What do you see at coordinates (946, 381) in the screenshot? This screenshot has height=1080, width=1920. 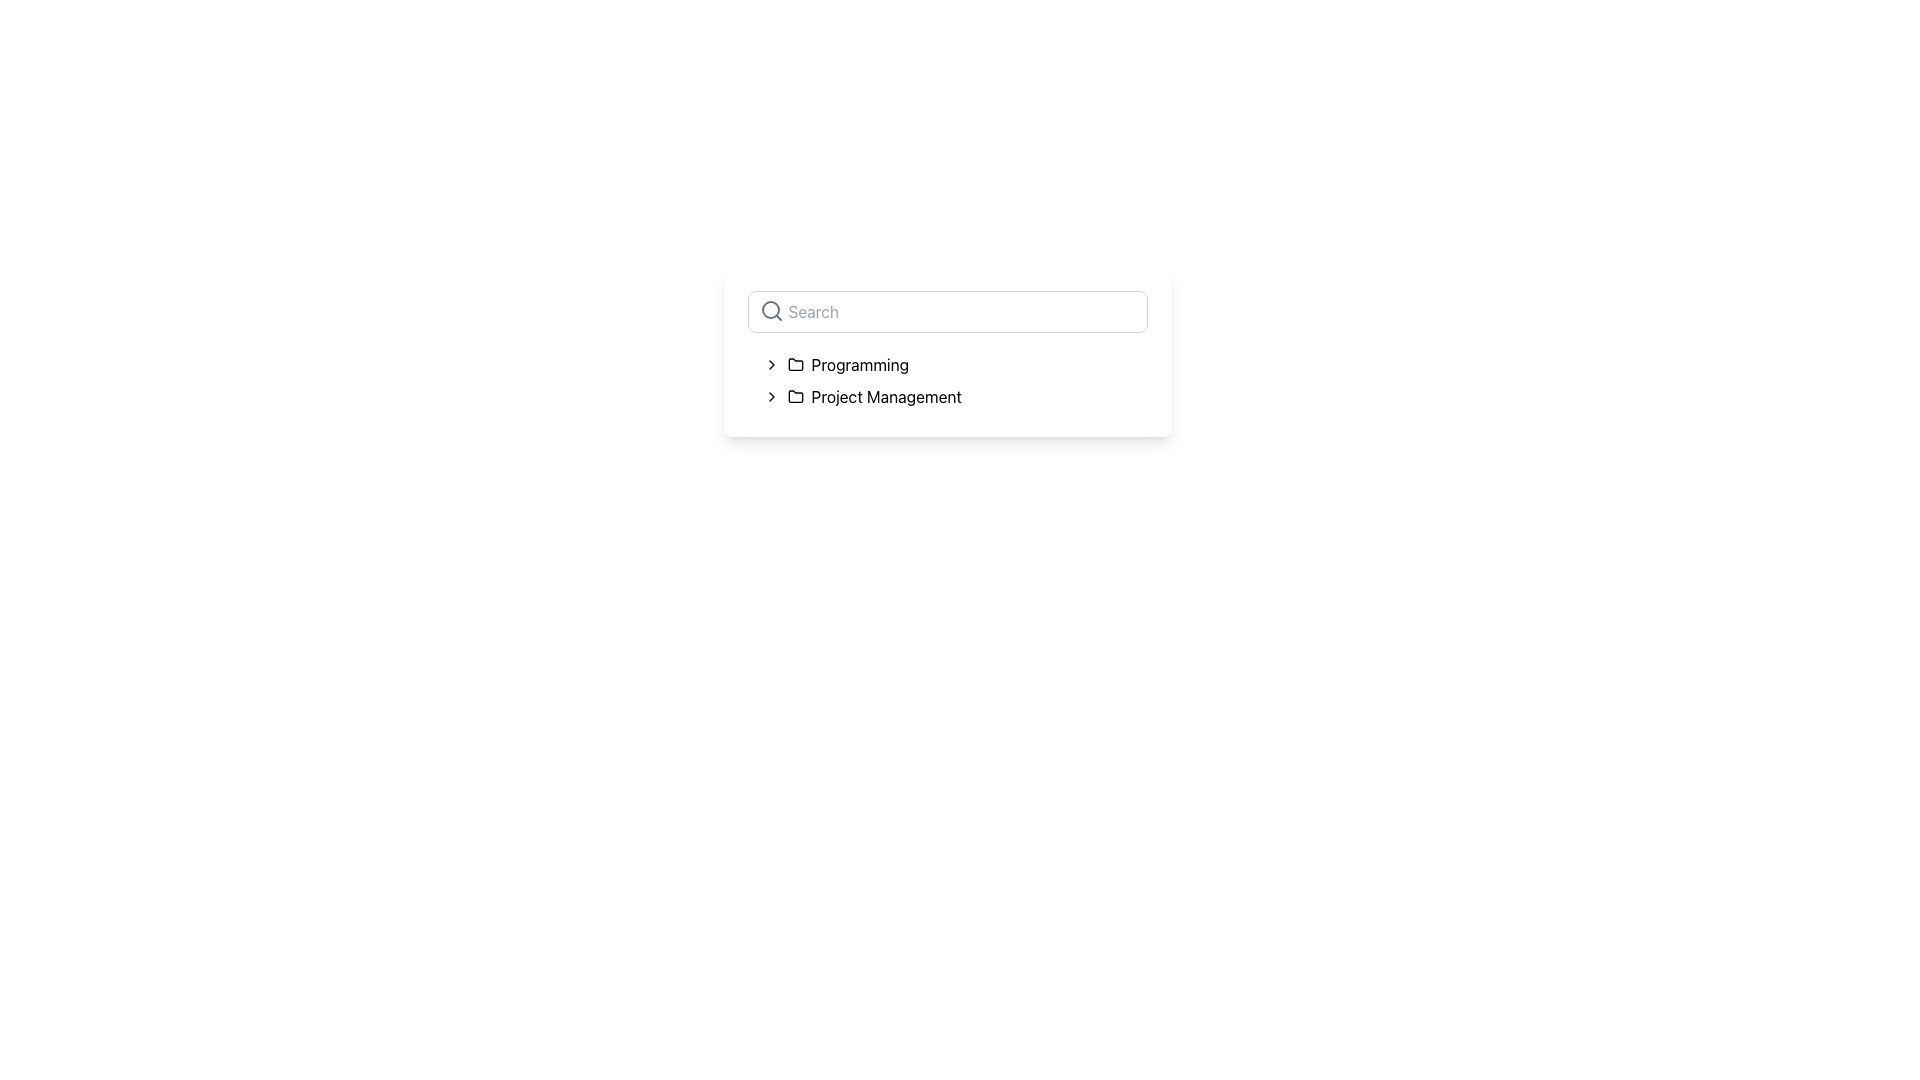 I see `the 'Programming' and 'Project Management' section of the Navigable List, which is contained within a white card background` at bounding box center [946, 381].